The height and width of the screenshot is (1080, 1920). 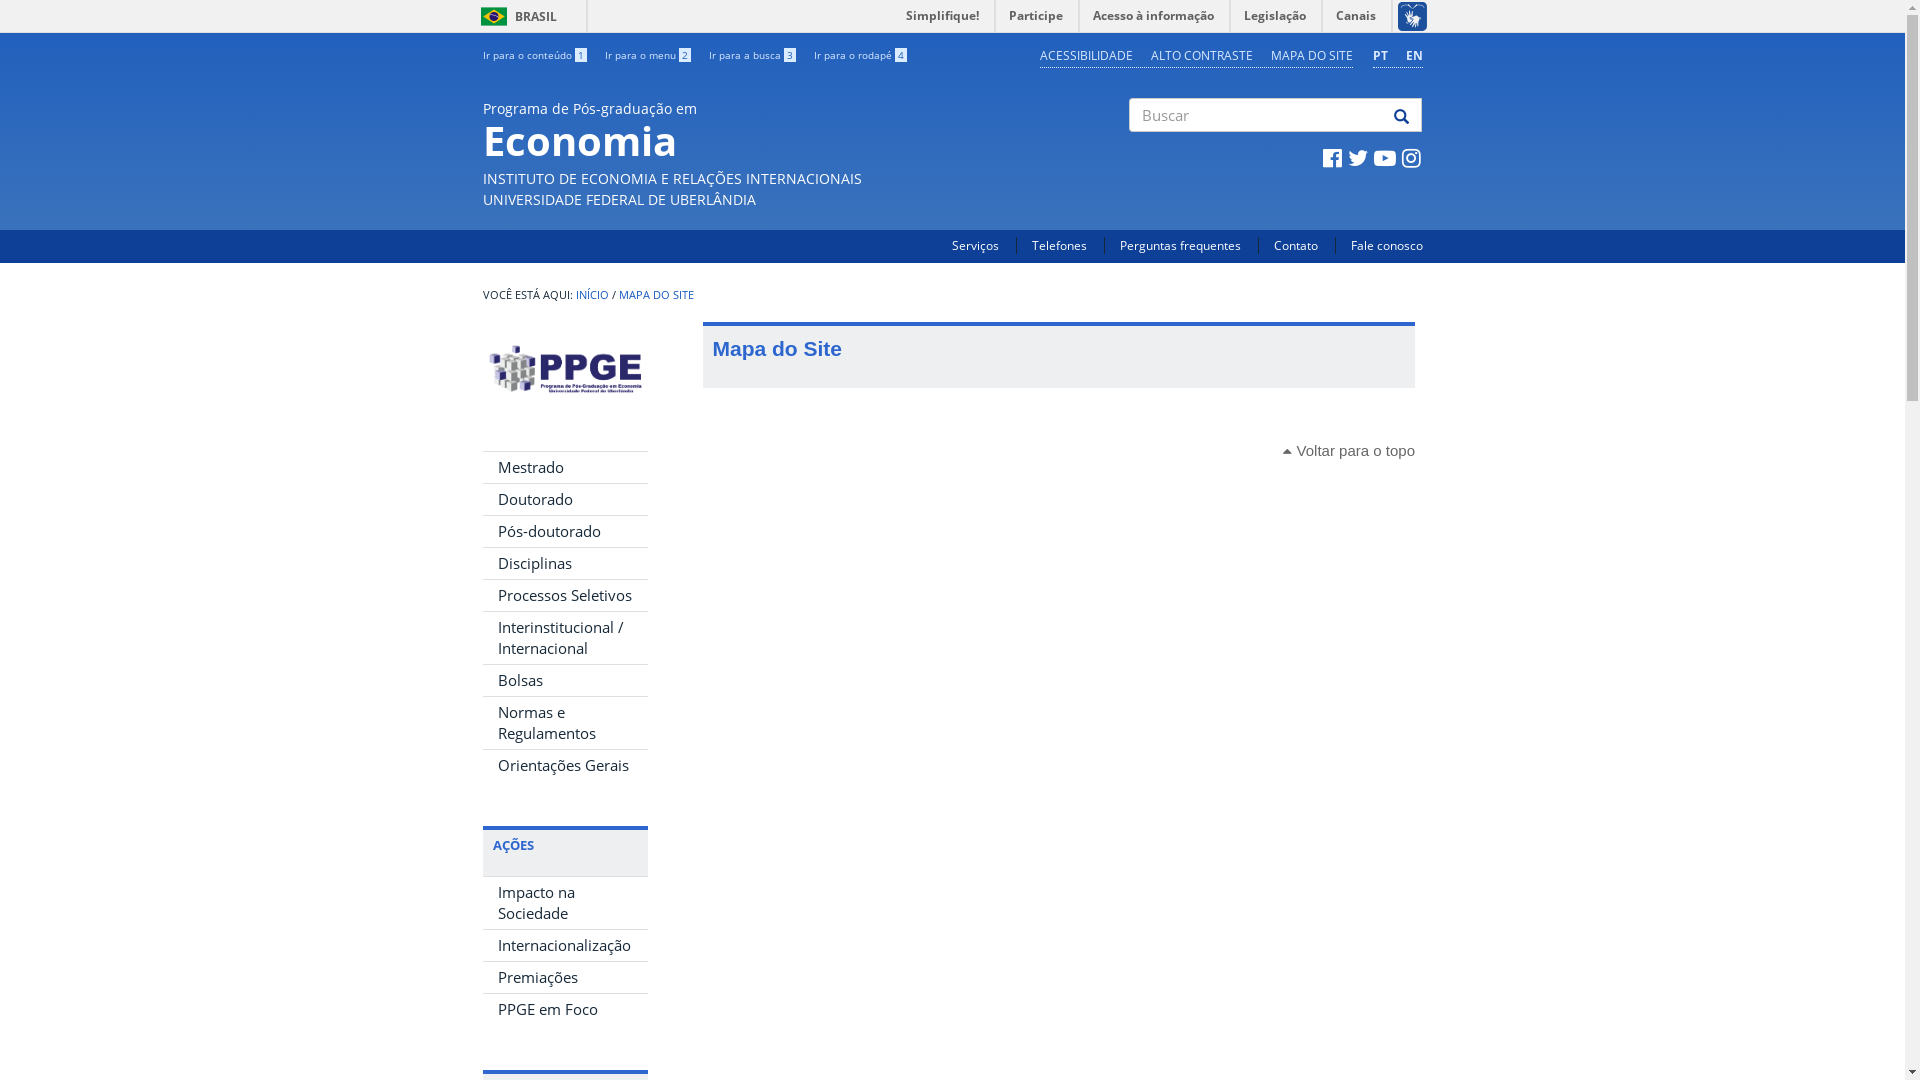 I want to click on 'Ir para o menu 2', so click(x=647, y=53).